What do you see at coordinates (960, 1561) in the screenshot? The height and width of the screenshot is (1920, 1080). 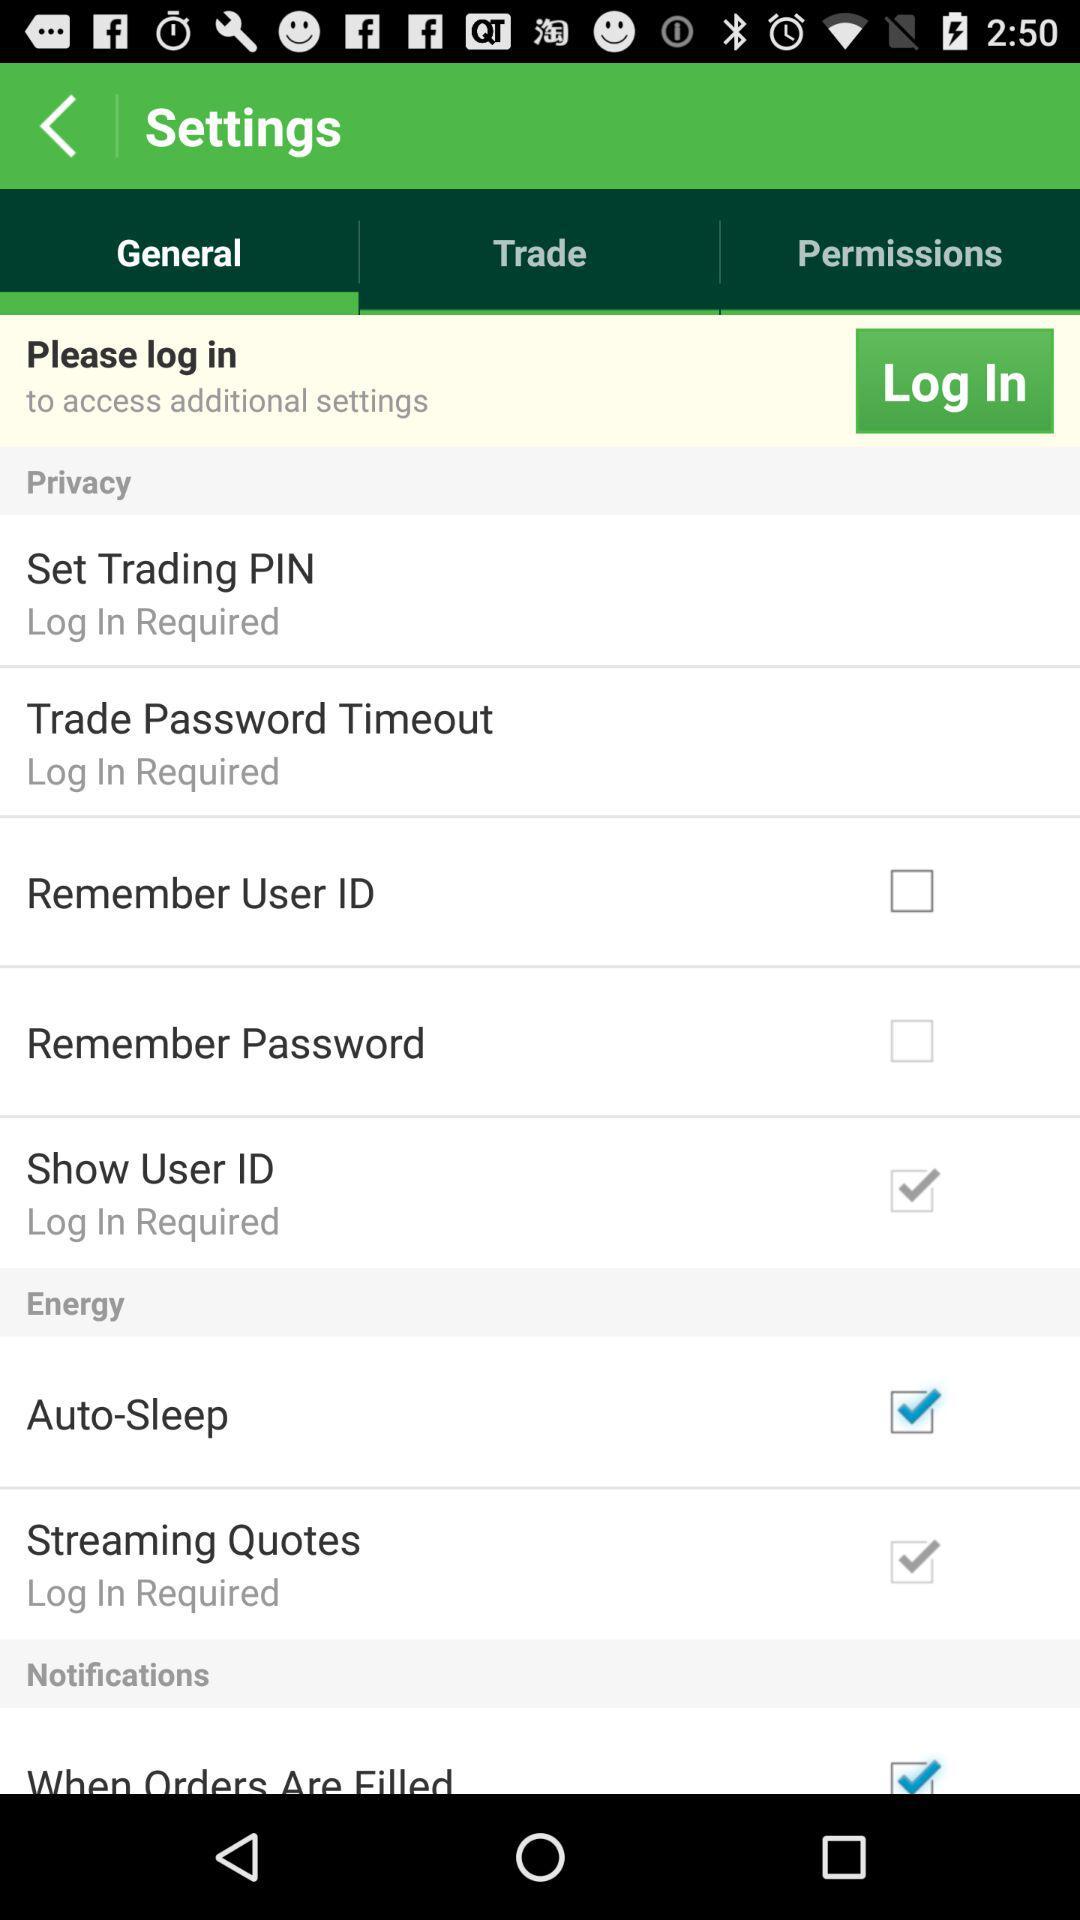 I see `fifth check box` at bounding box center [960, 1561].